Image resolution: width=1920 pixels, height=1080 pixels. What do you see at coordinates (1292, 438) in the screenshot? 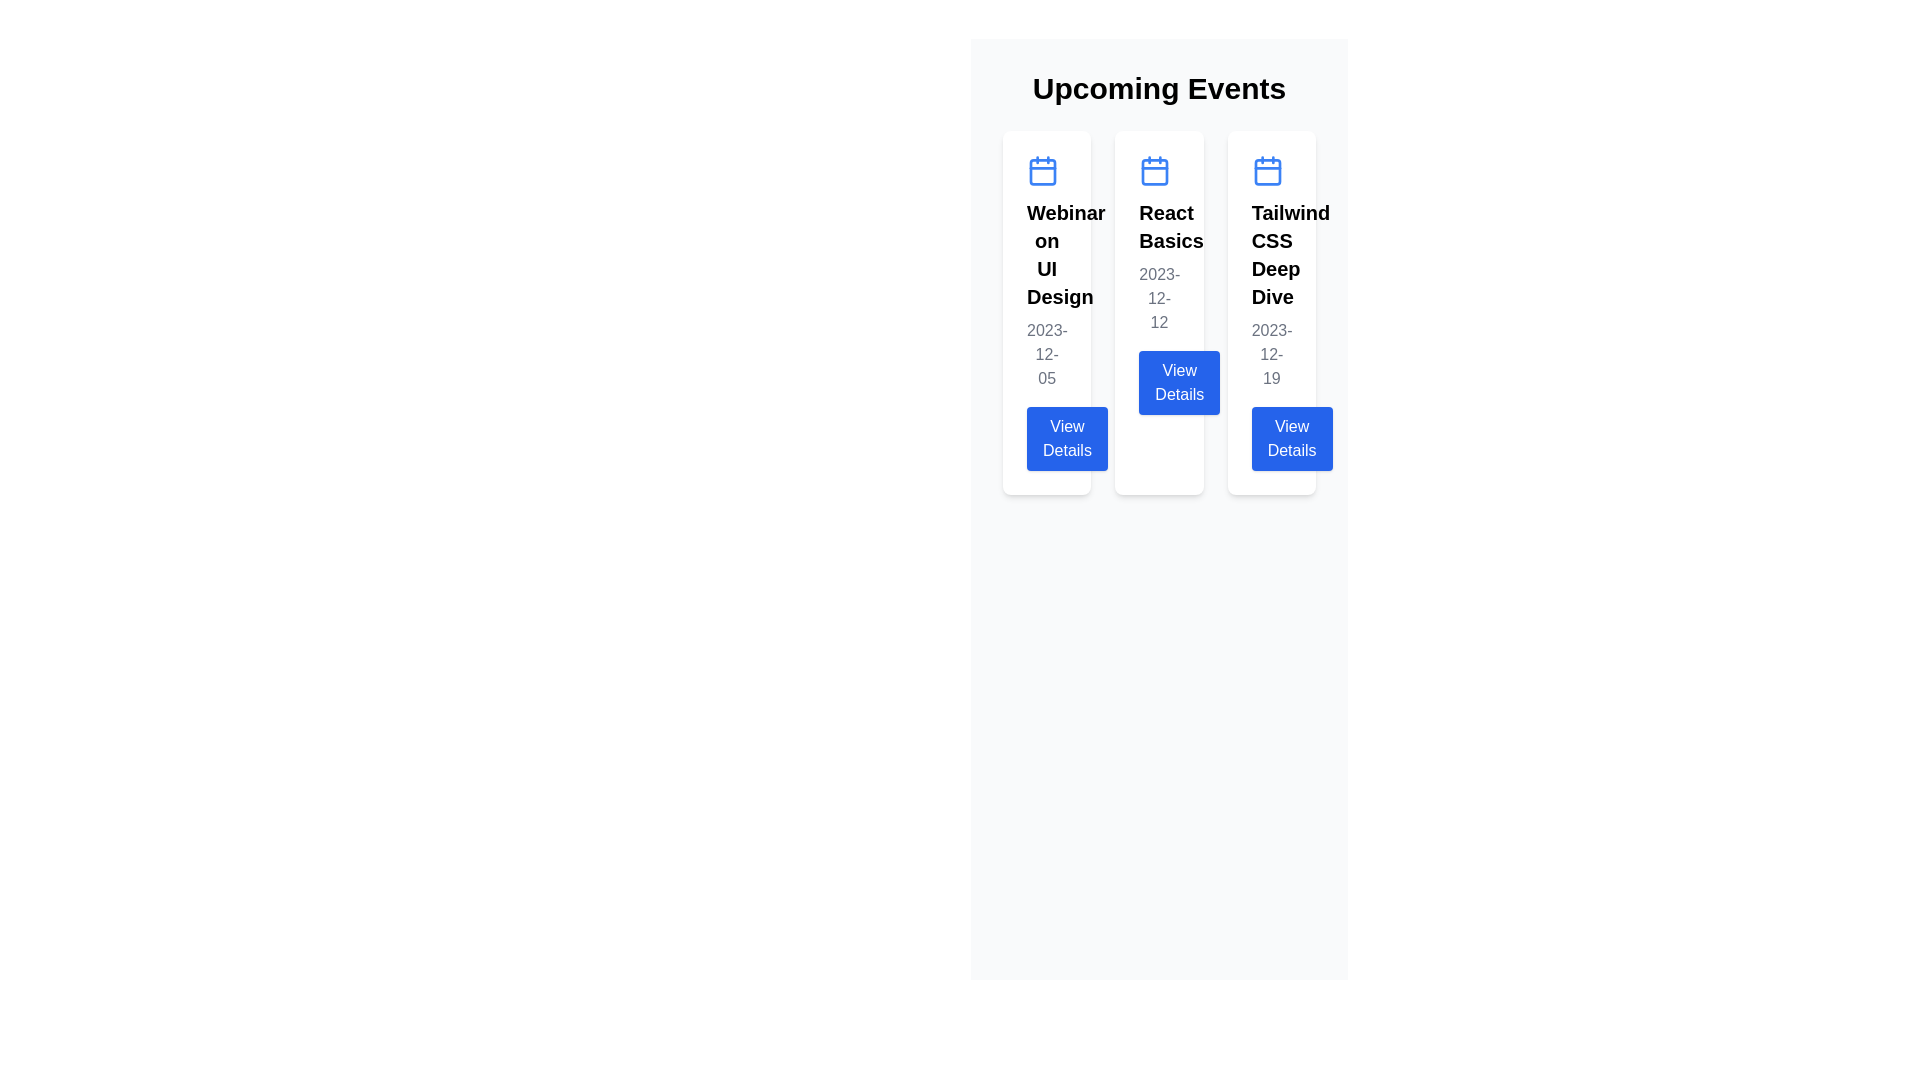
I see `the button located at the bottom of the 'Tailwind CSS Deep Dive' card` at bounding box center [1292, 438].